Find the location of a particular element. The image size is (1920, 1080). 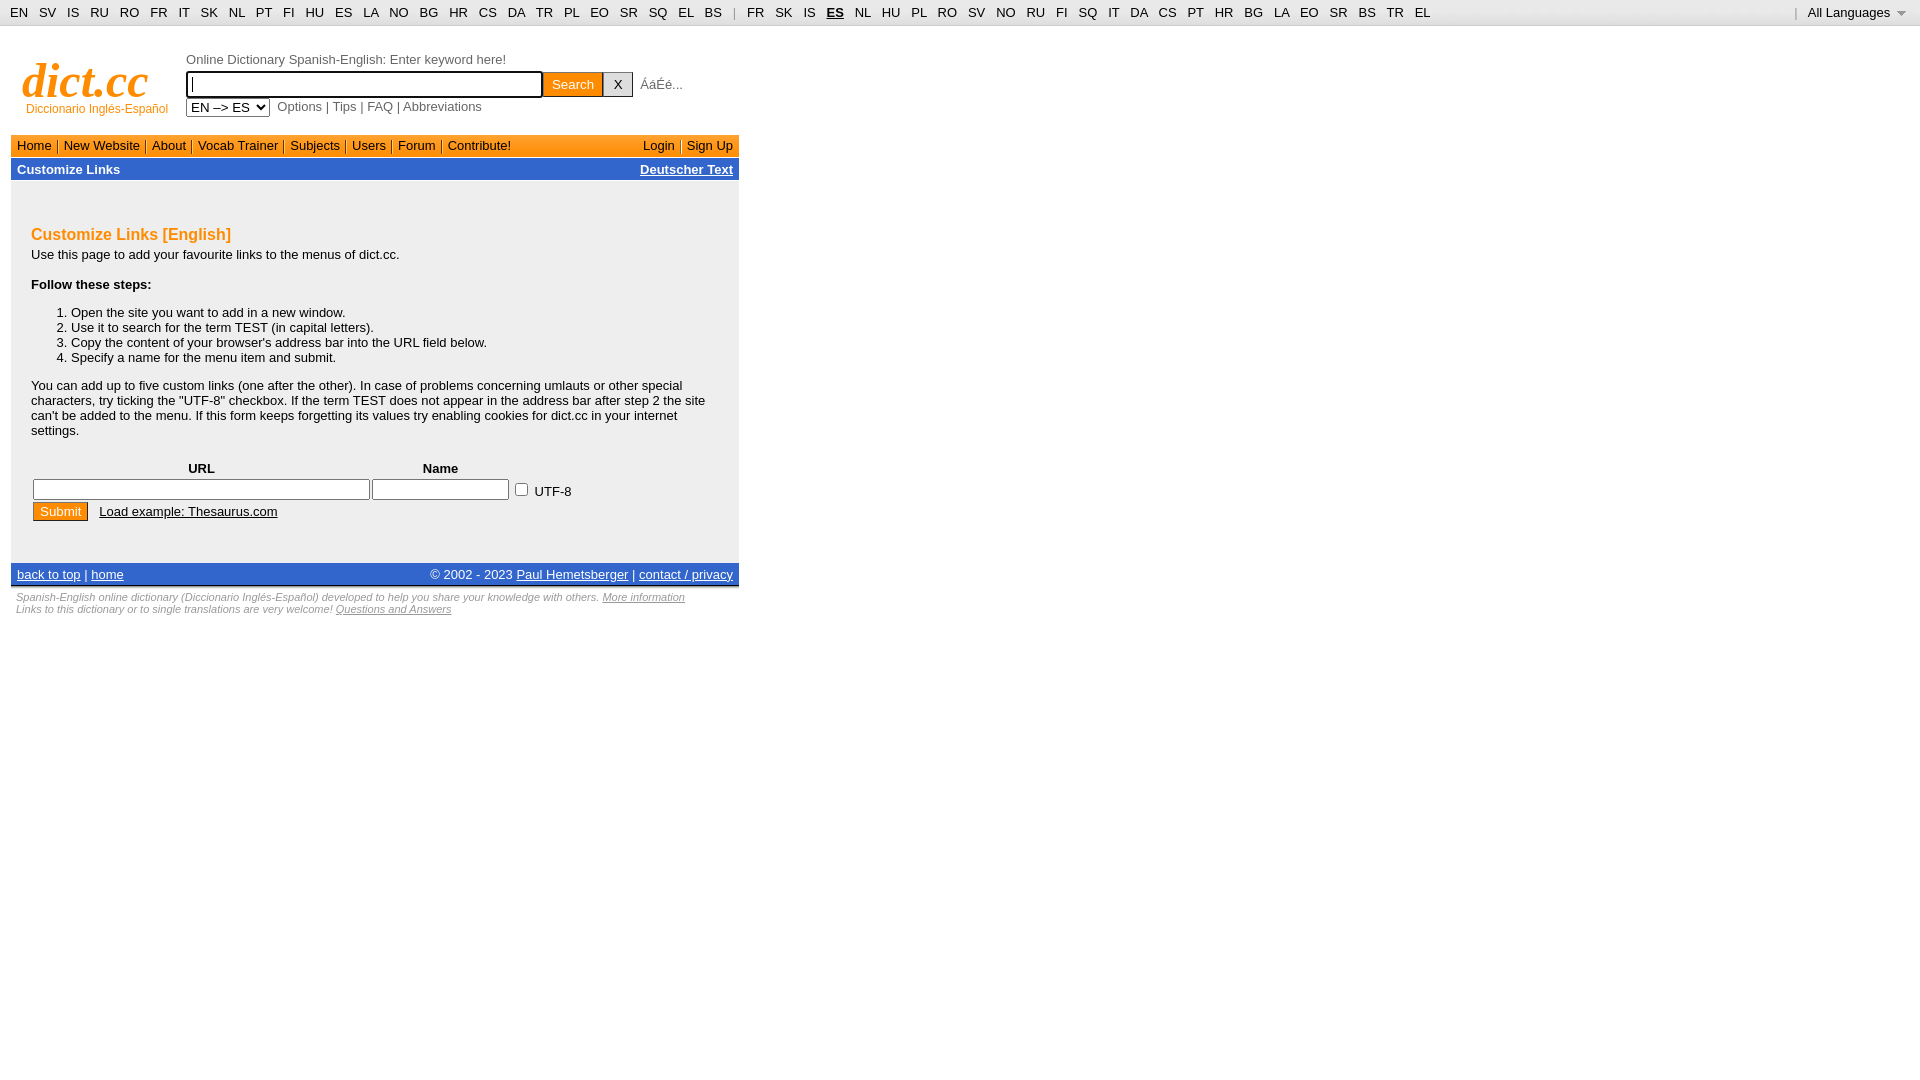

'Login' is located at coordinates (658, 144).